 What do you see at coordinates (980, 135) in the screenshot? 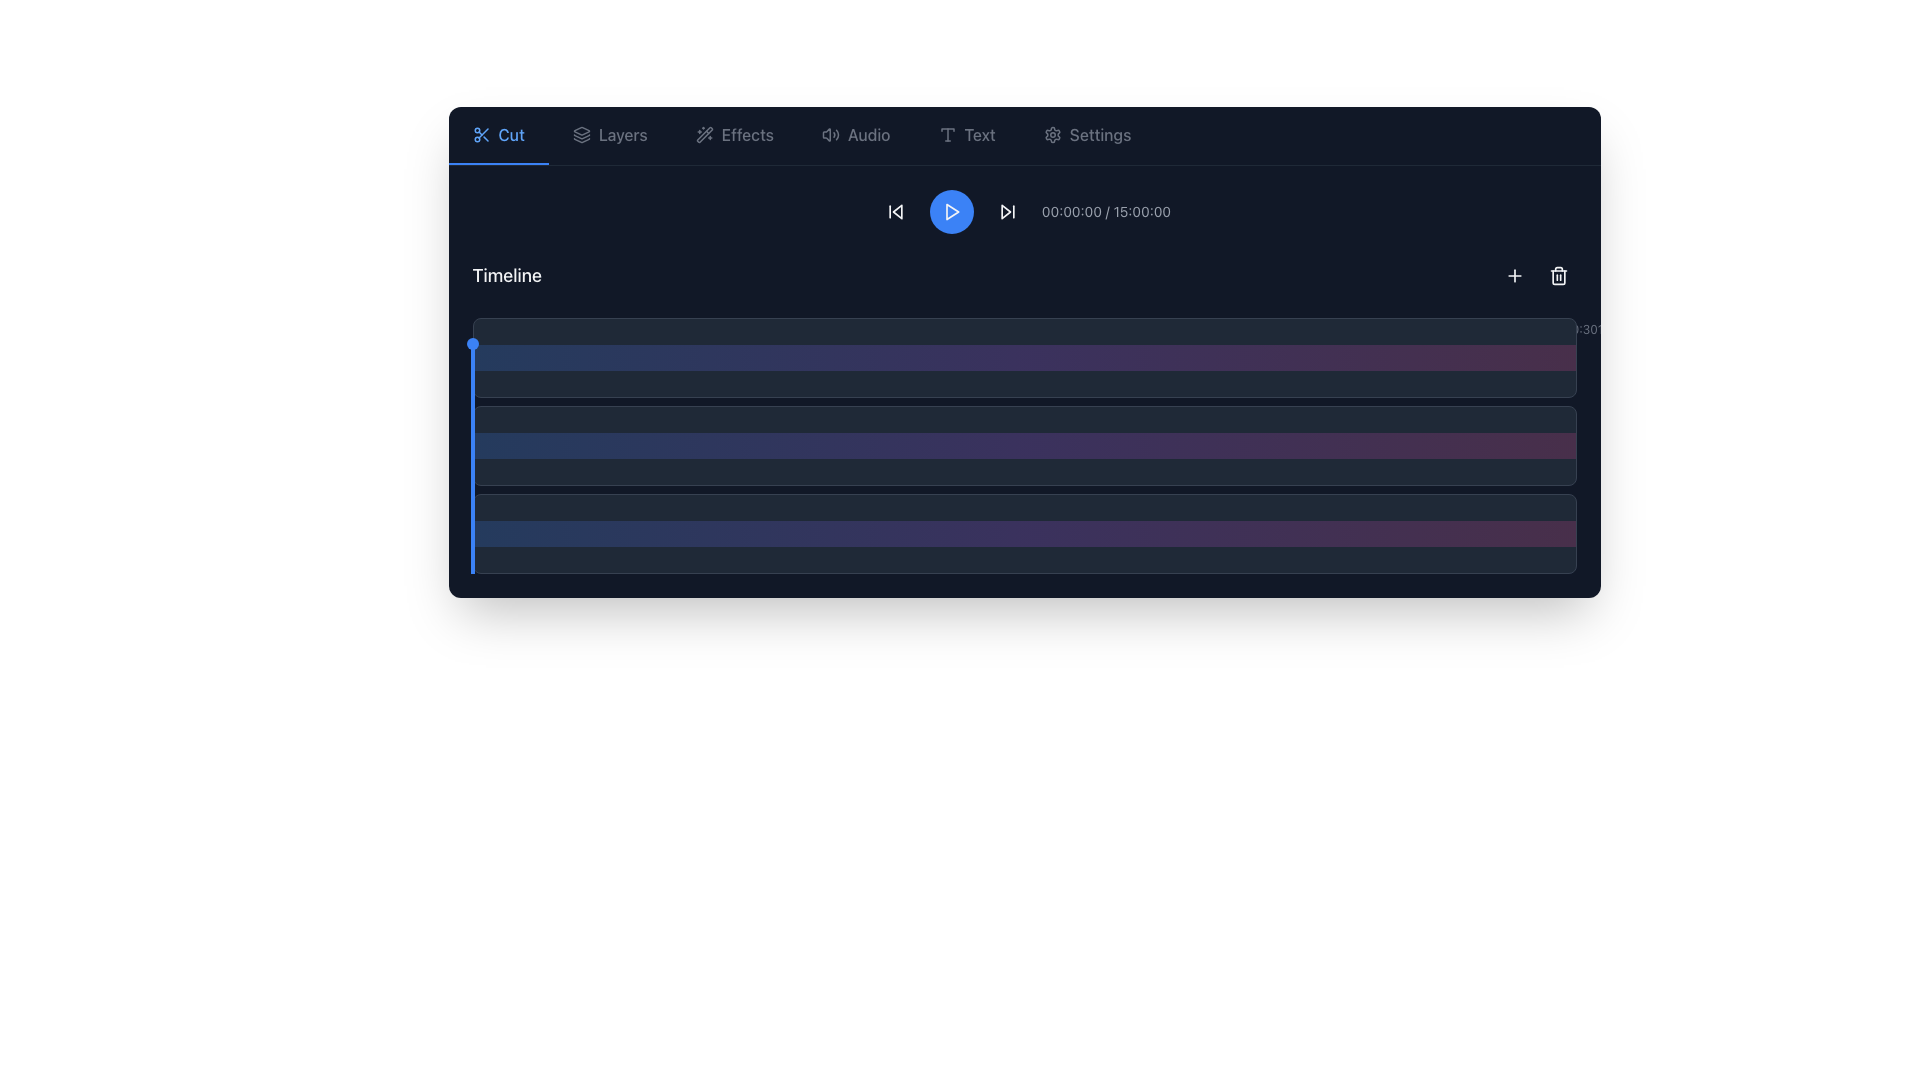
I see `the 'Text' label in the horizontal navigation bar` at bounding box center [980, 135].